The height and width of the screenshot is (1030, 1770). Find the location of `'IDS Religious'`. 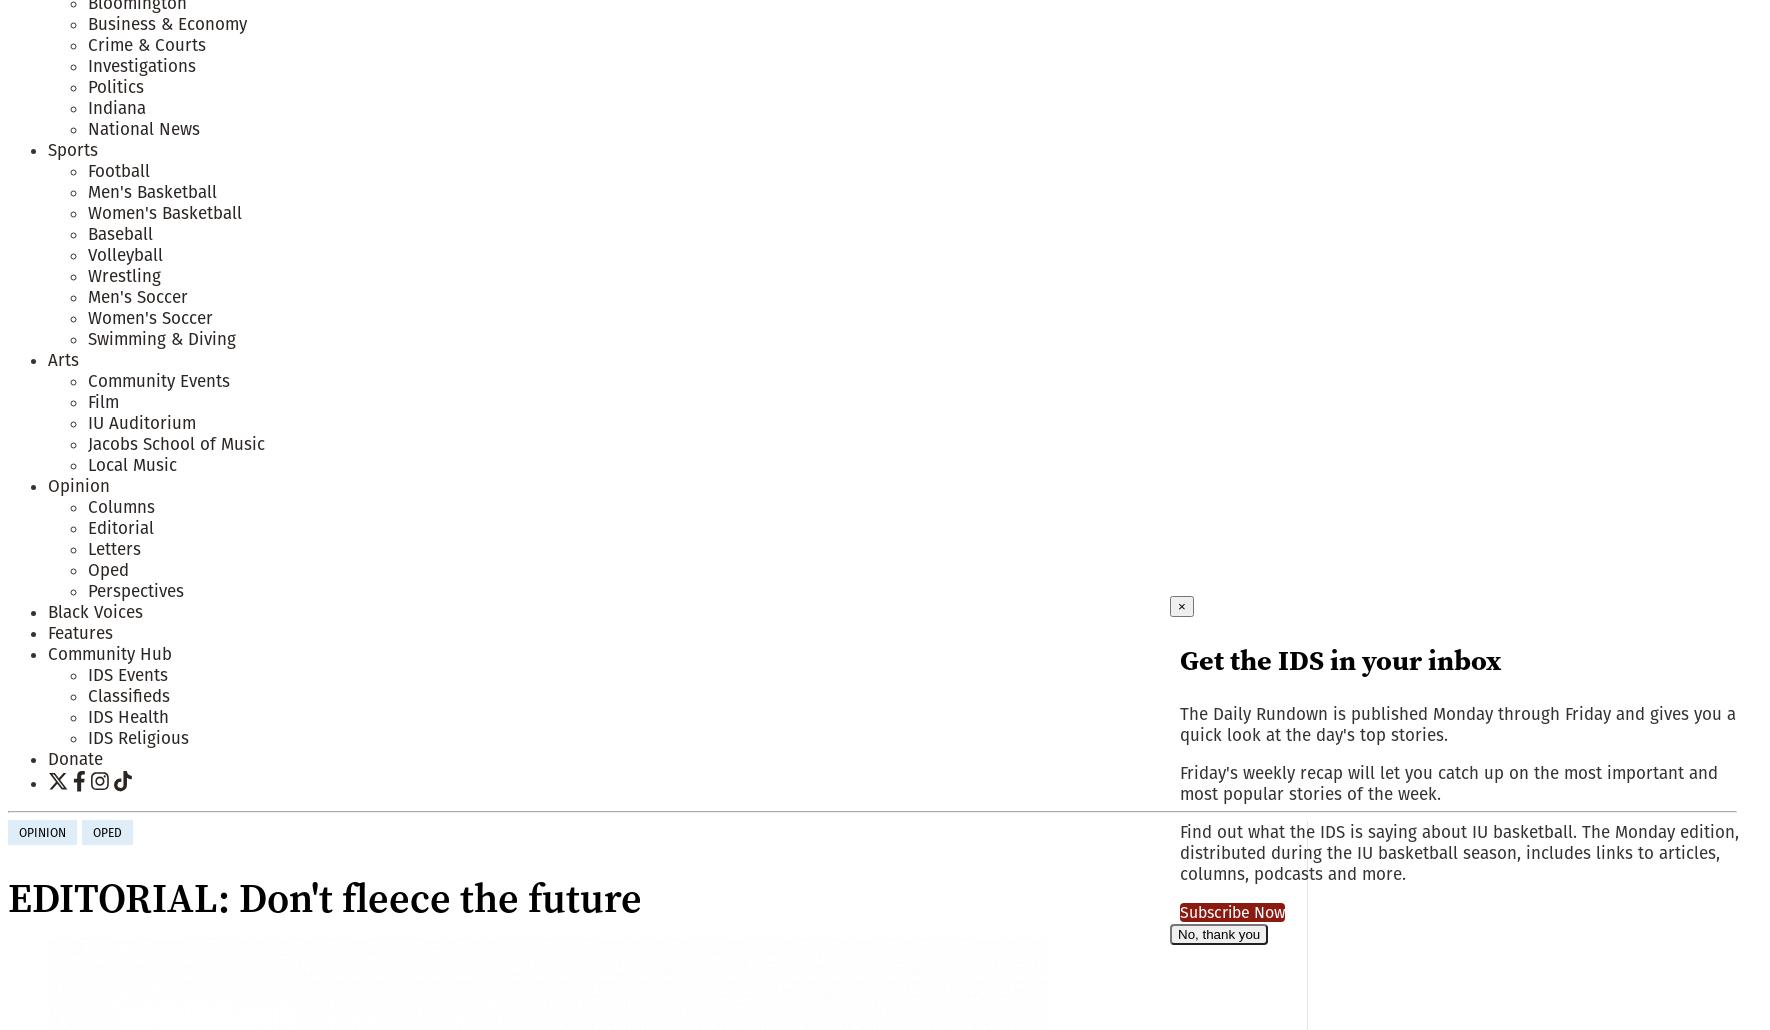

'IDS Religious' is located at coordinates (137, 737).